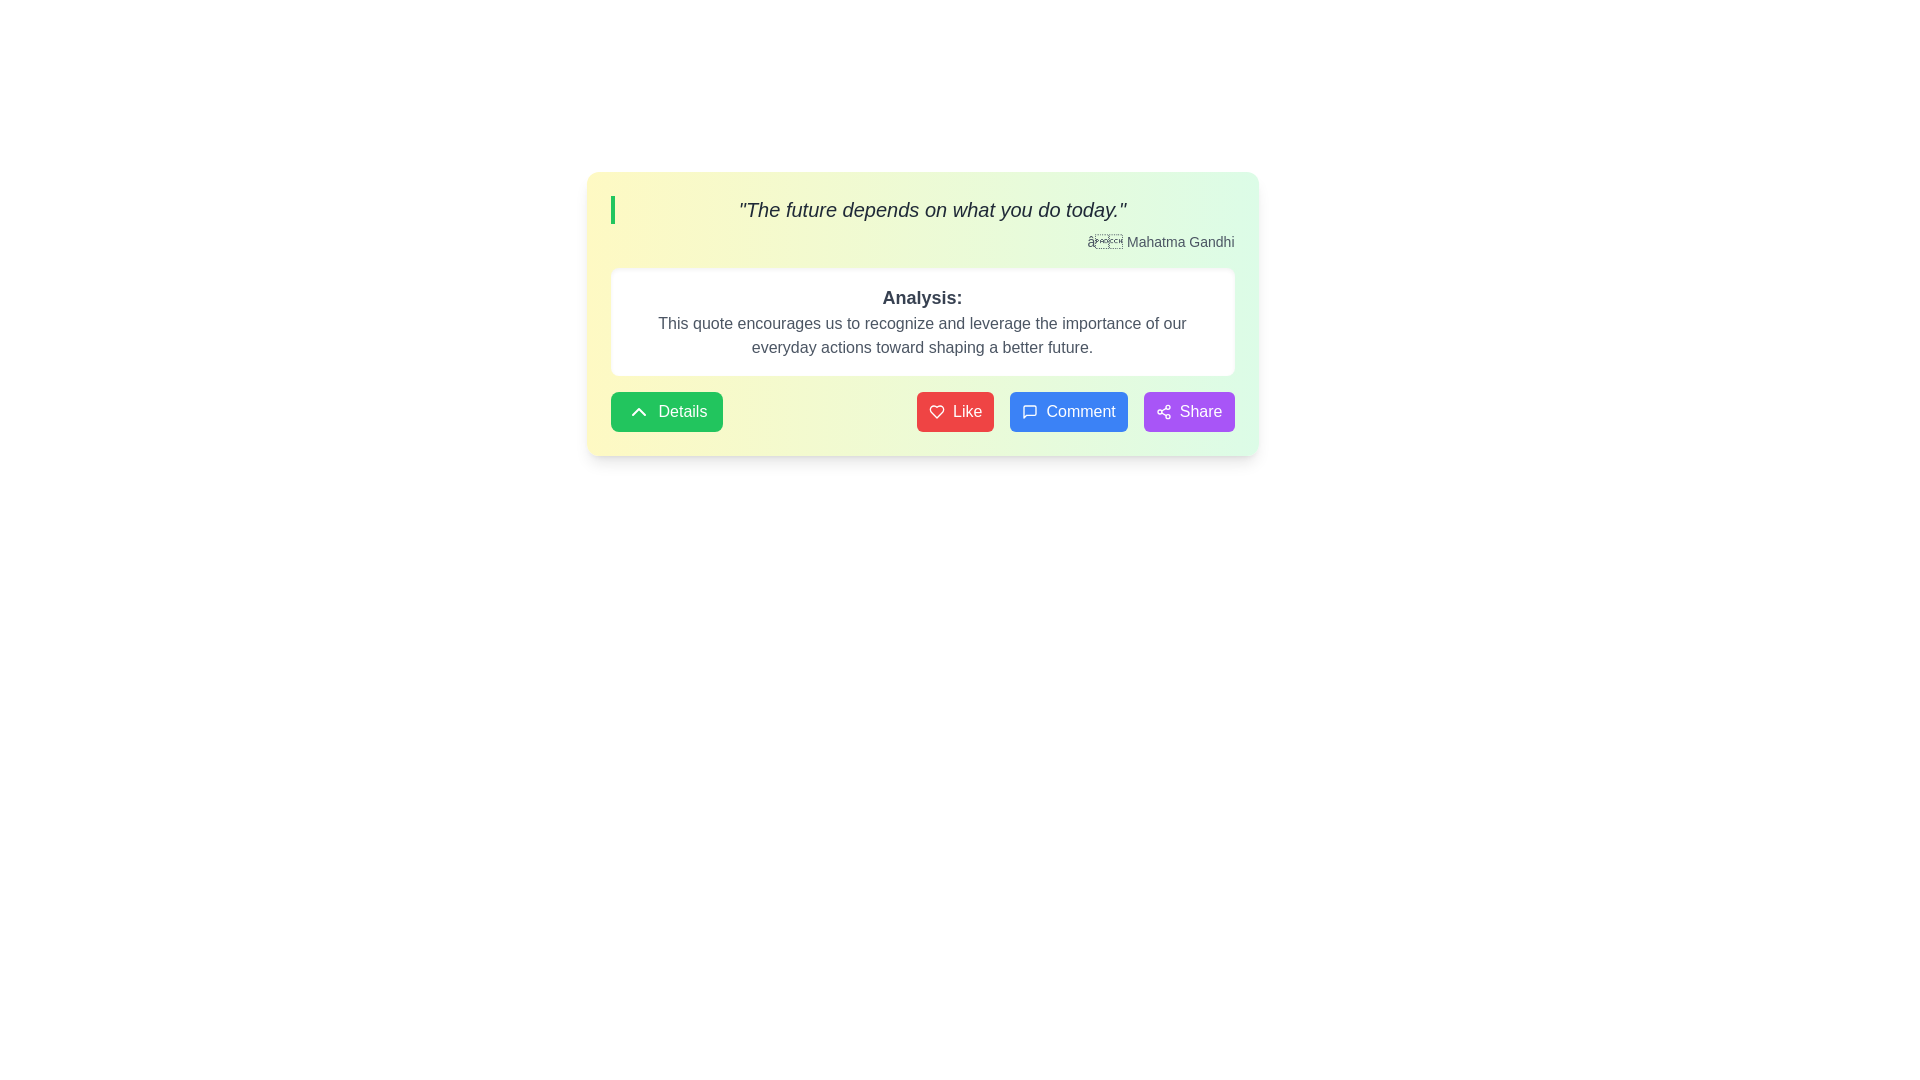 The image size is (1920, 1080). I want to click on the green 'Details' button with rounded ends, featuring white text and an upward arrow icon, located at the bottom-left of a group of buttons, so click(667, 411).